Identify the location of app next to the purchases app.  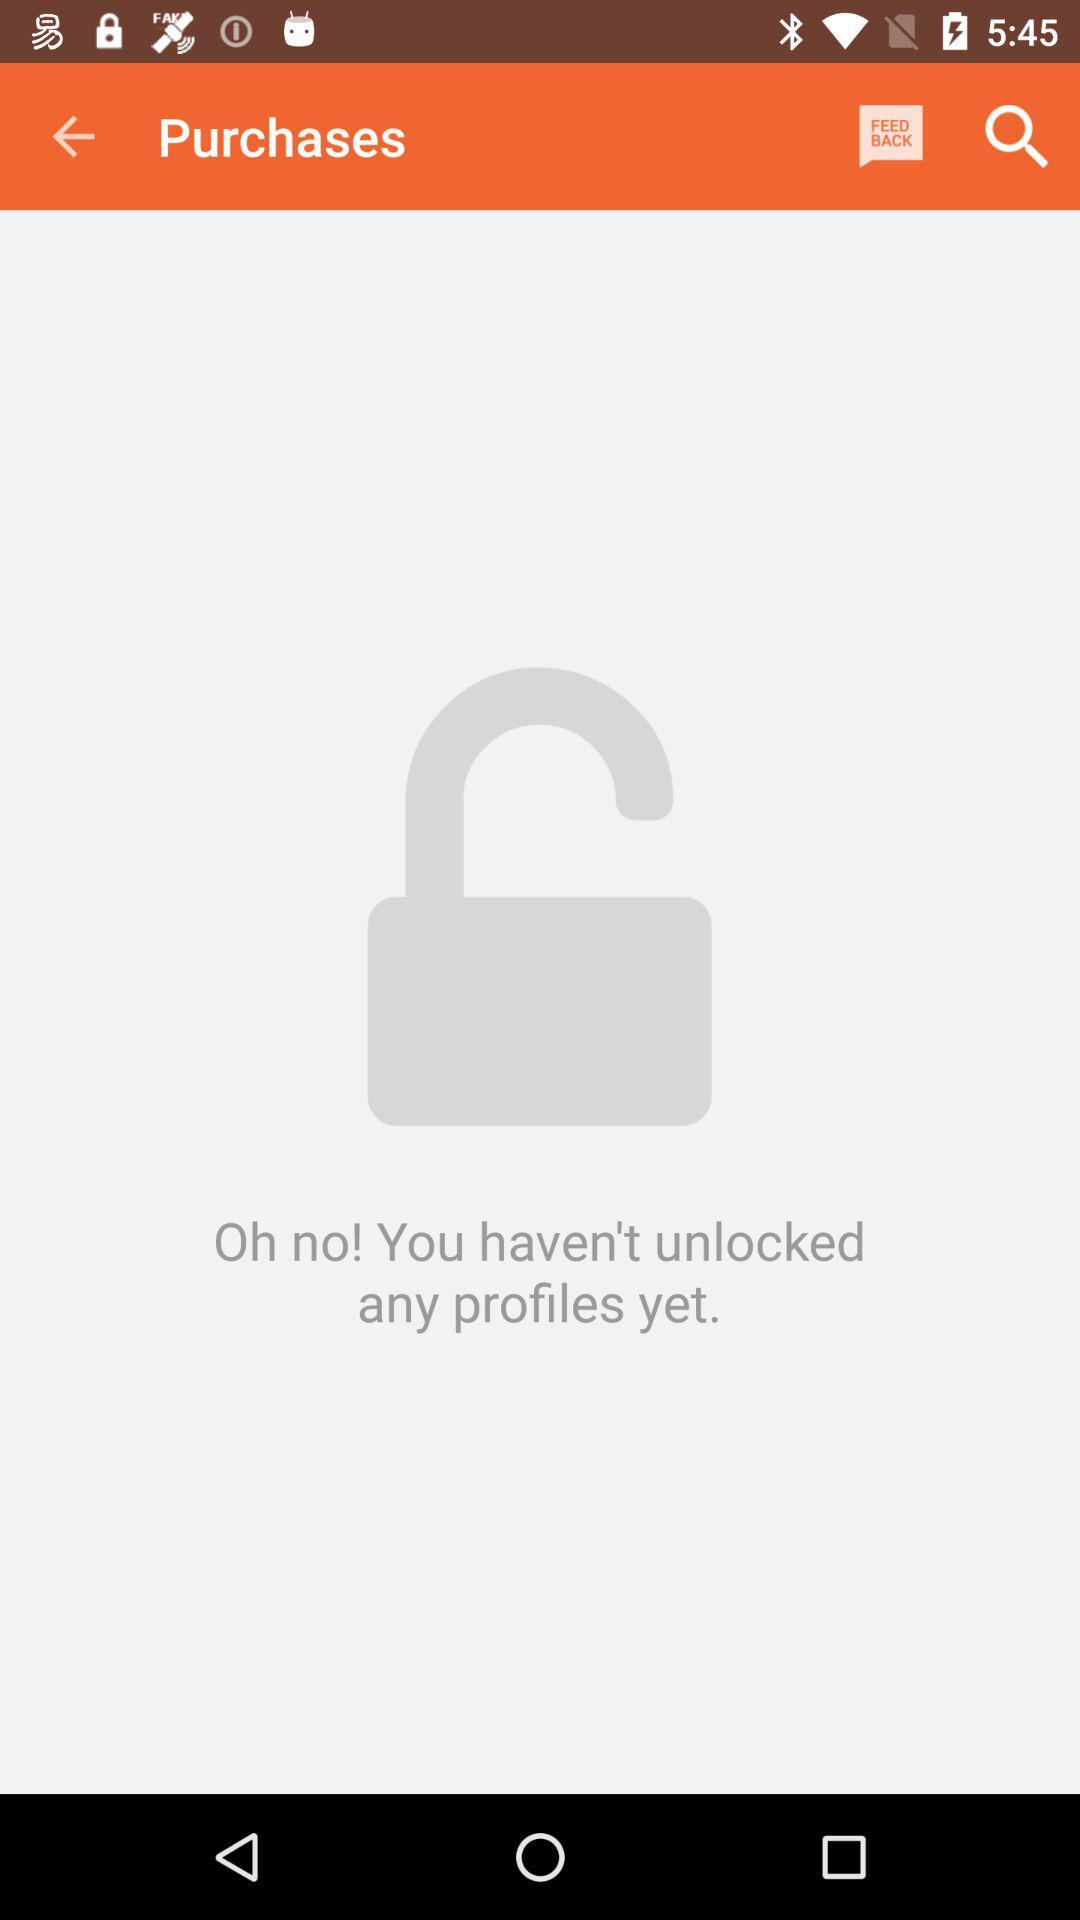
(890, 135).